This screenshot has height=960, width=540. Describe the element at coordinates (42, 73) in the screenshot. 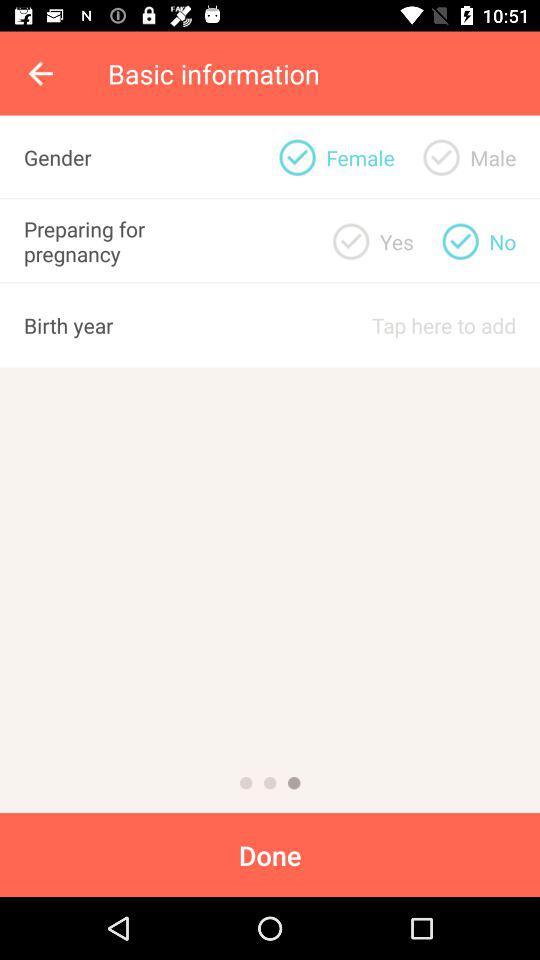

I see `go back` at that location.